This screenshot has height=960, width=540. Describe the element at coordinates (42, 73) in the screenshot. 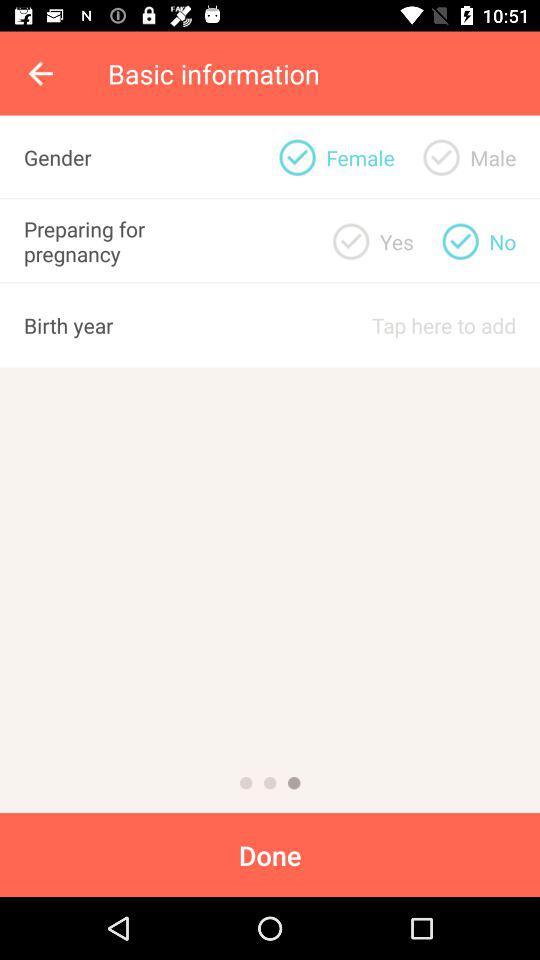

I see `go back` at that location.